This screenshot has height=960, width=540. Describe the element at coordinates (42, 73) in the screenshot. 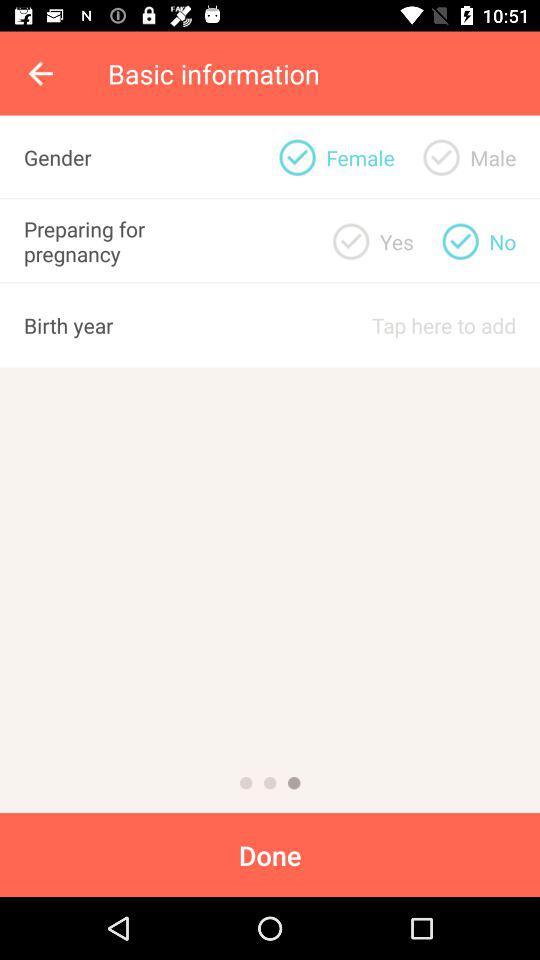

I see `go back` at that location.